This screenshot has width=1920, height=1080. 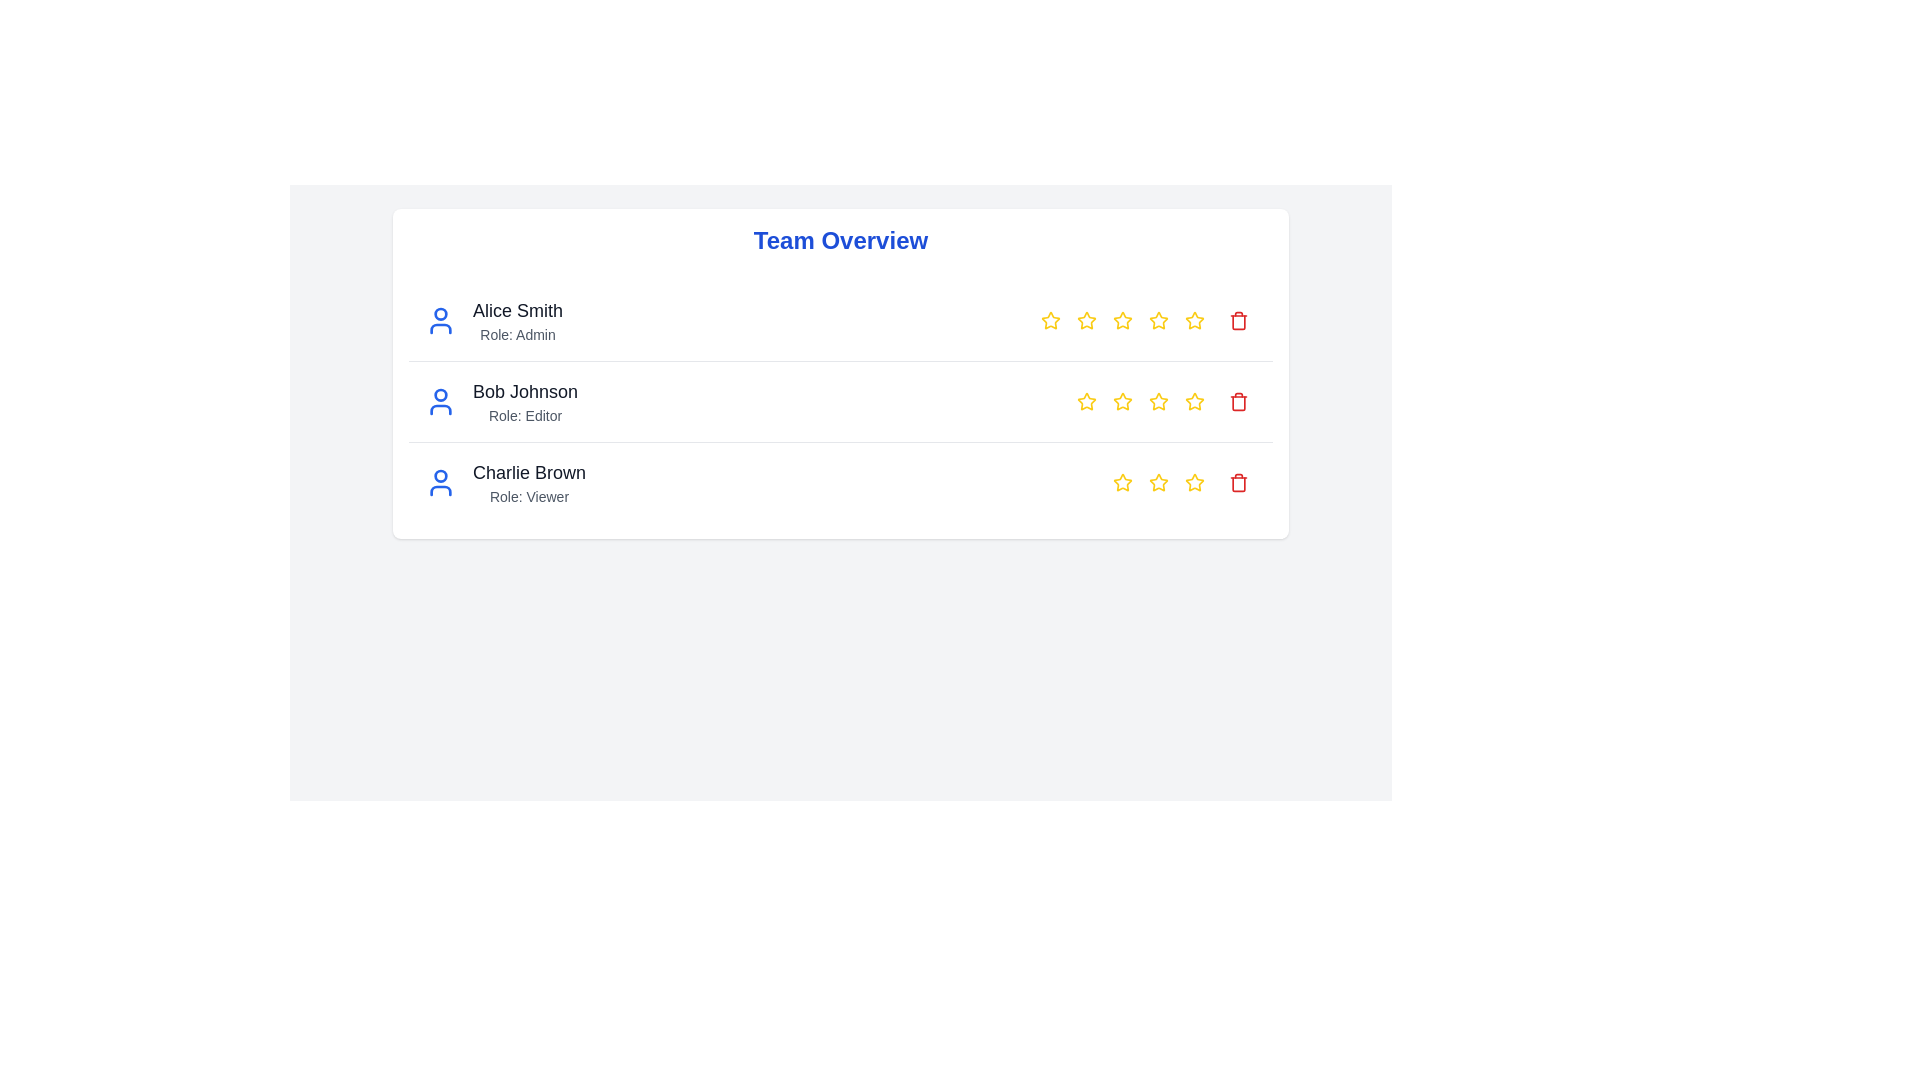 I want to click on the fourth yellow star in the rating system under the 'Team Overview' section, so click(x=1123, y=319).